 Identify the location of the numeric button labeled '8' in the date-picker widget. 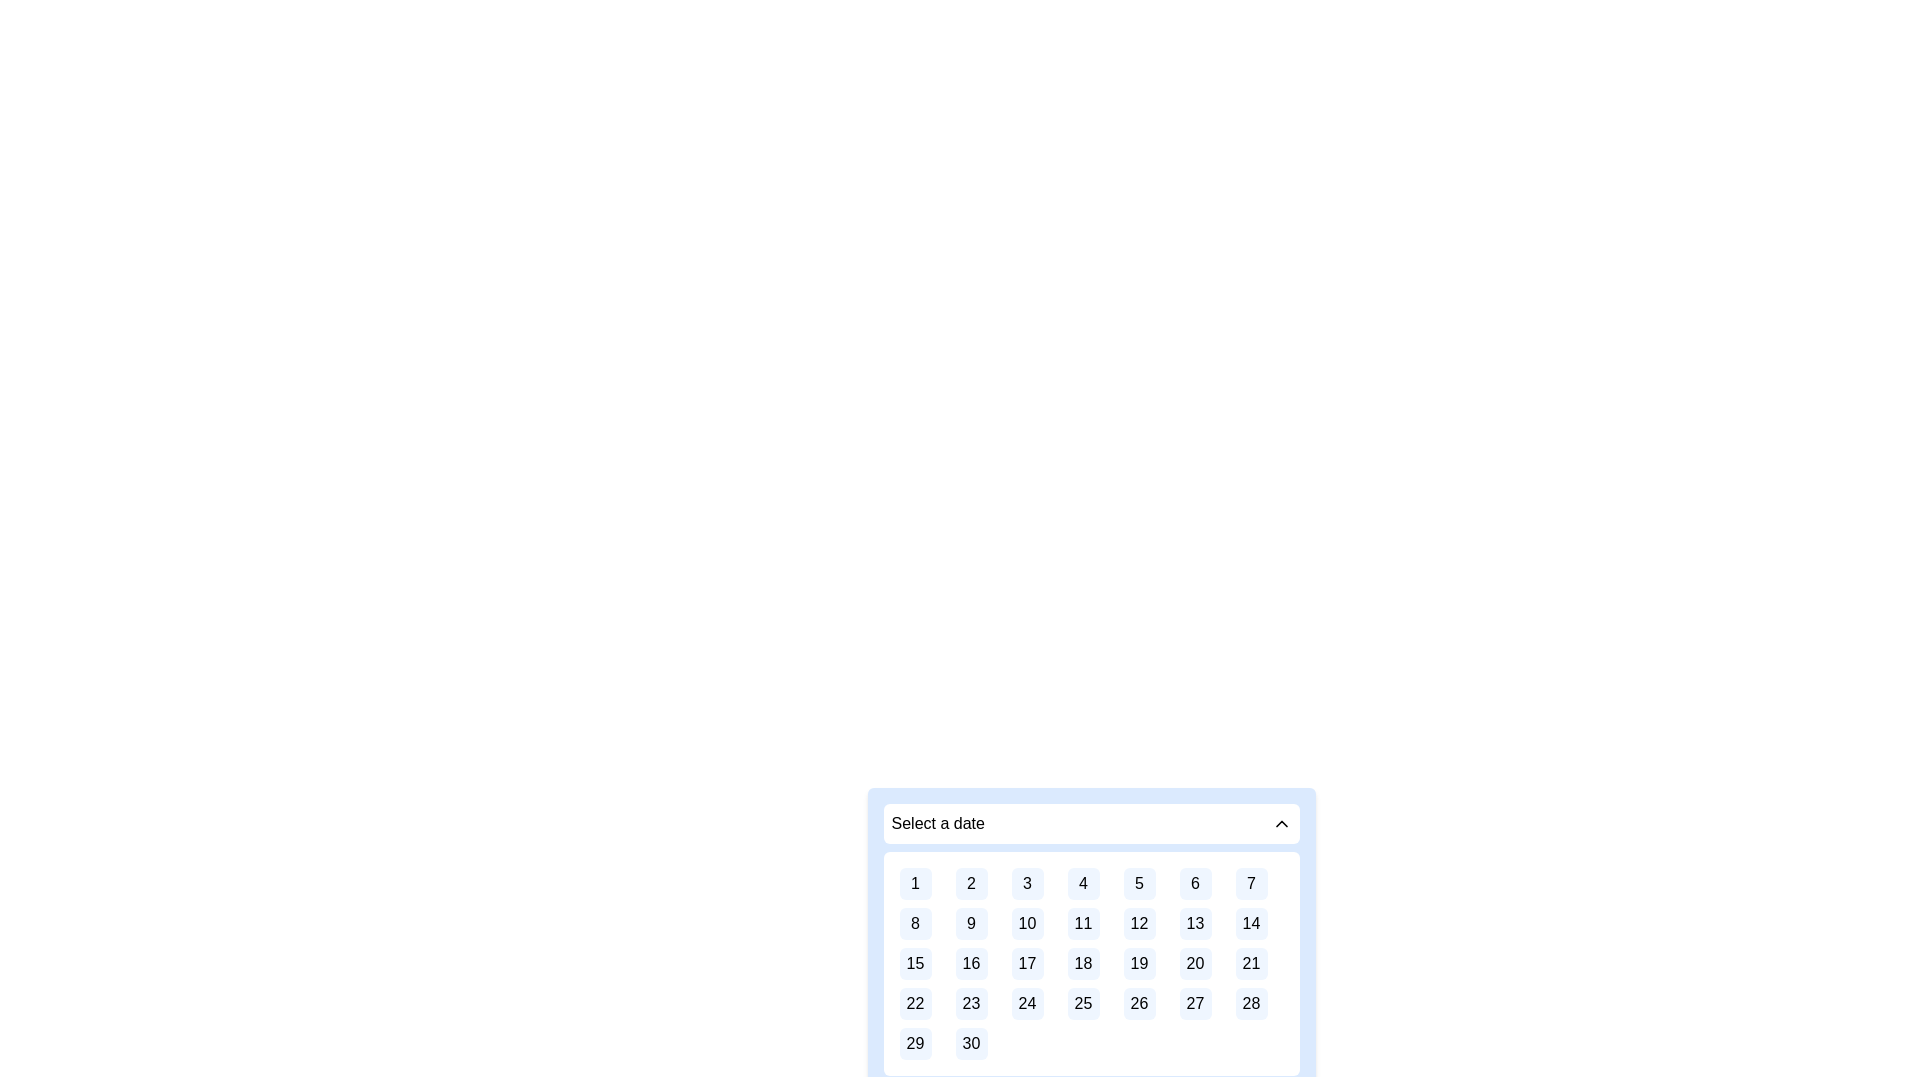
(914, 924).